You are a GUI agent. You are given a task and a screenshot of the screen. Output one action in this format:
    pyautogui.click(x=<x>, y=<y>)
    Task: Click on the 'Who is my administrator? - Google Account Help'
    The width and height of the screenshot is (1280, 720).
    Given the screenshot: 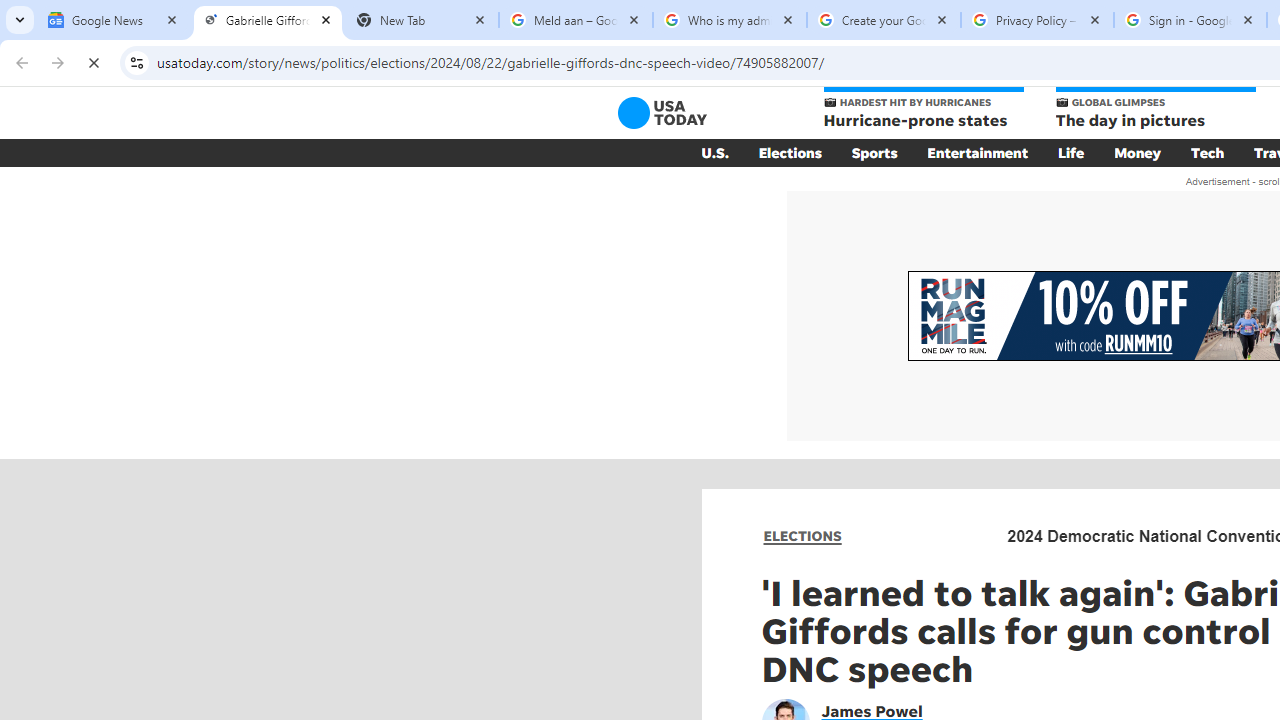 What is the action you would take?
    pyautogui.click(x=729, y=20)
    